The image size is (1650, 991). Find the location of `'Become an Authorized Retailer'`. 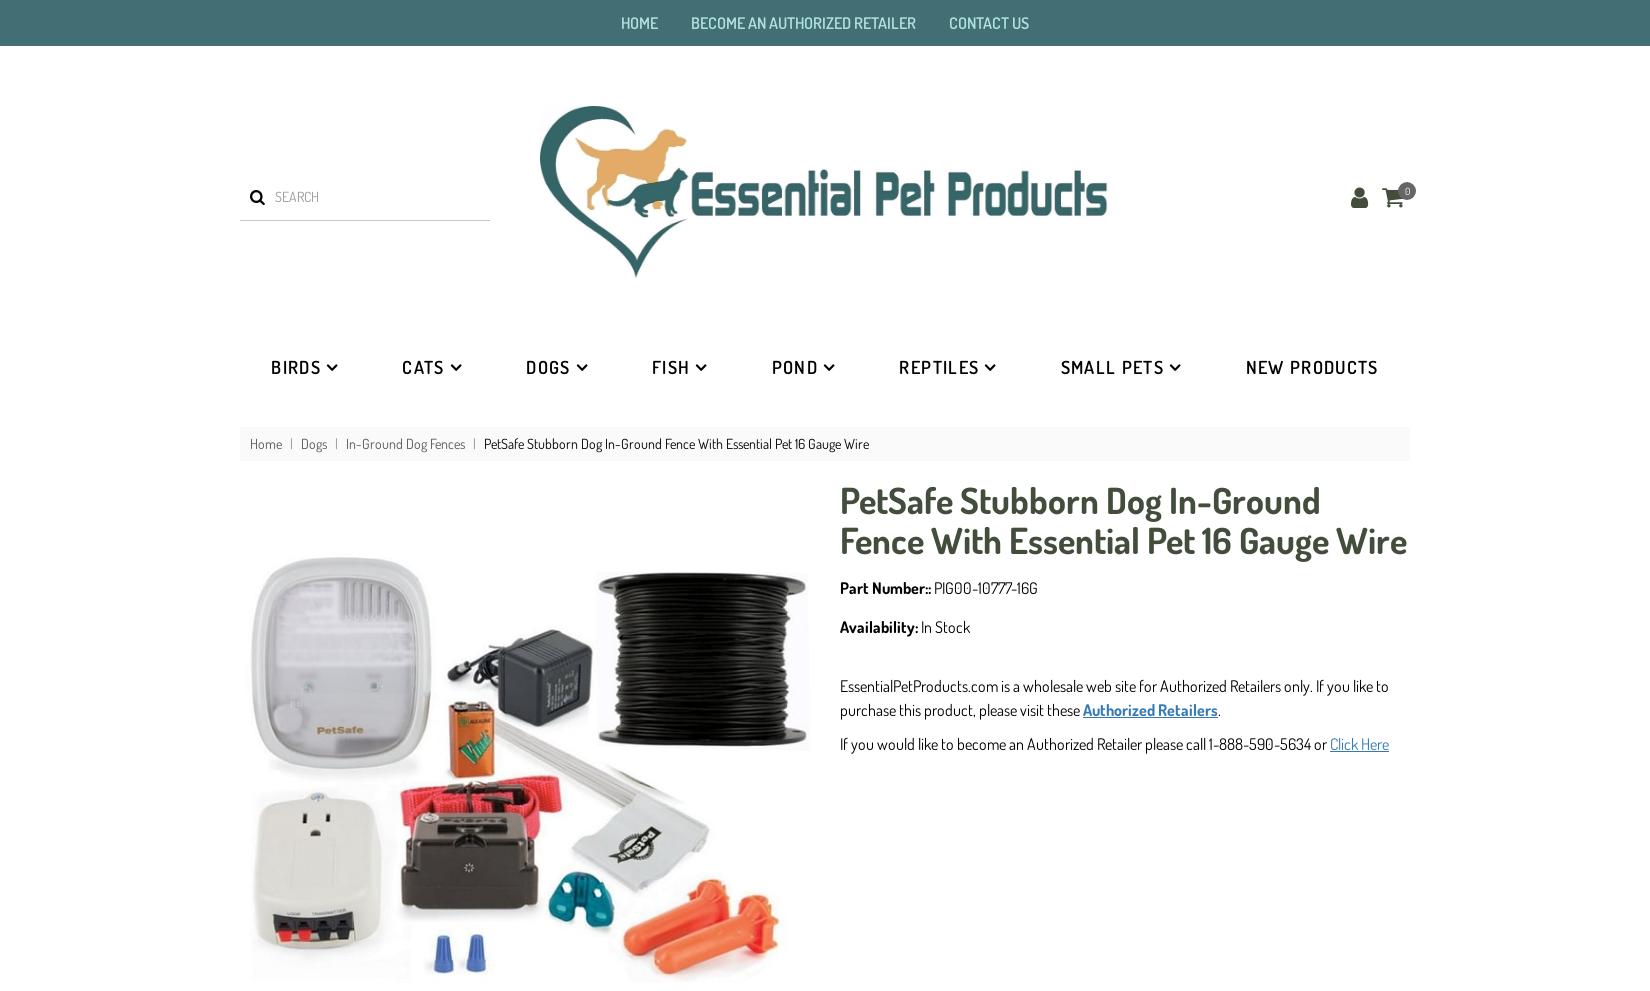

'Become an Authorized Retailer' is located at coordinates (802, 21).